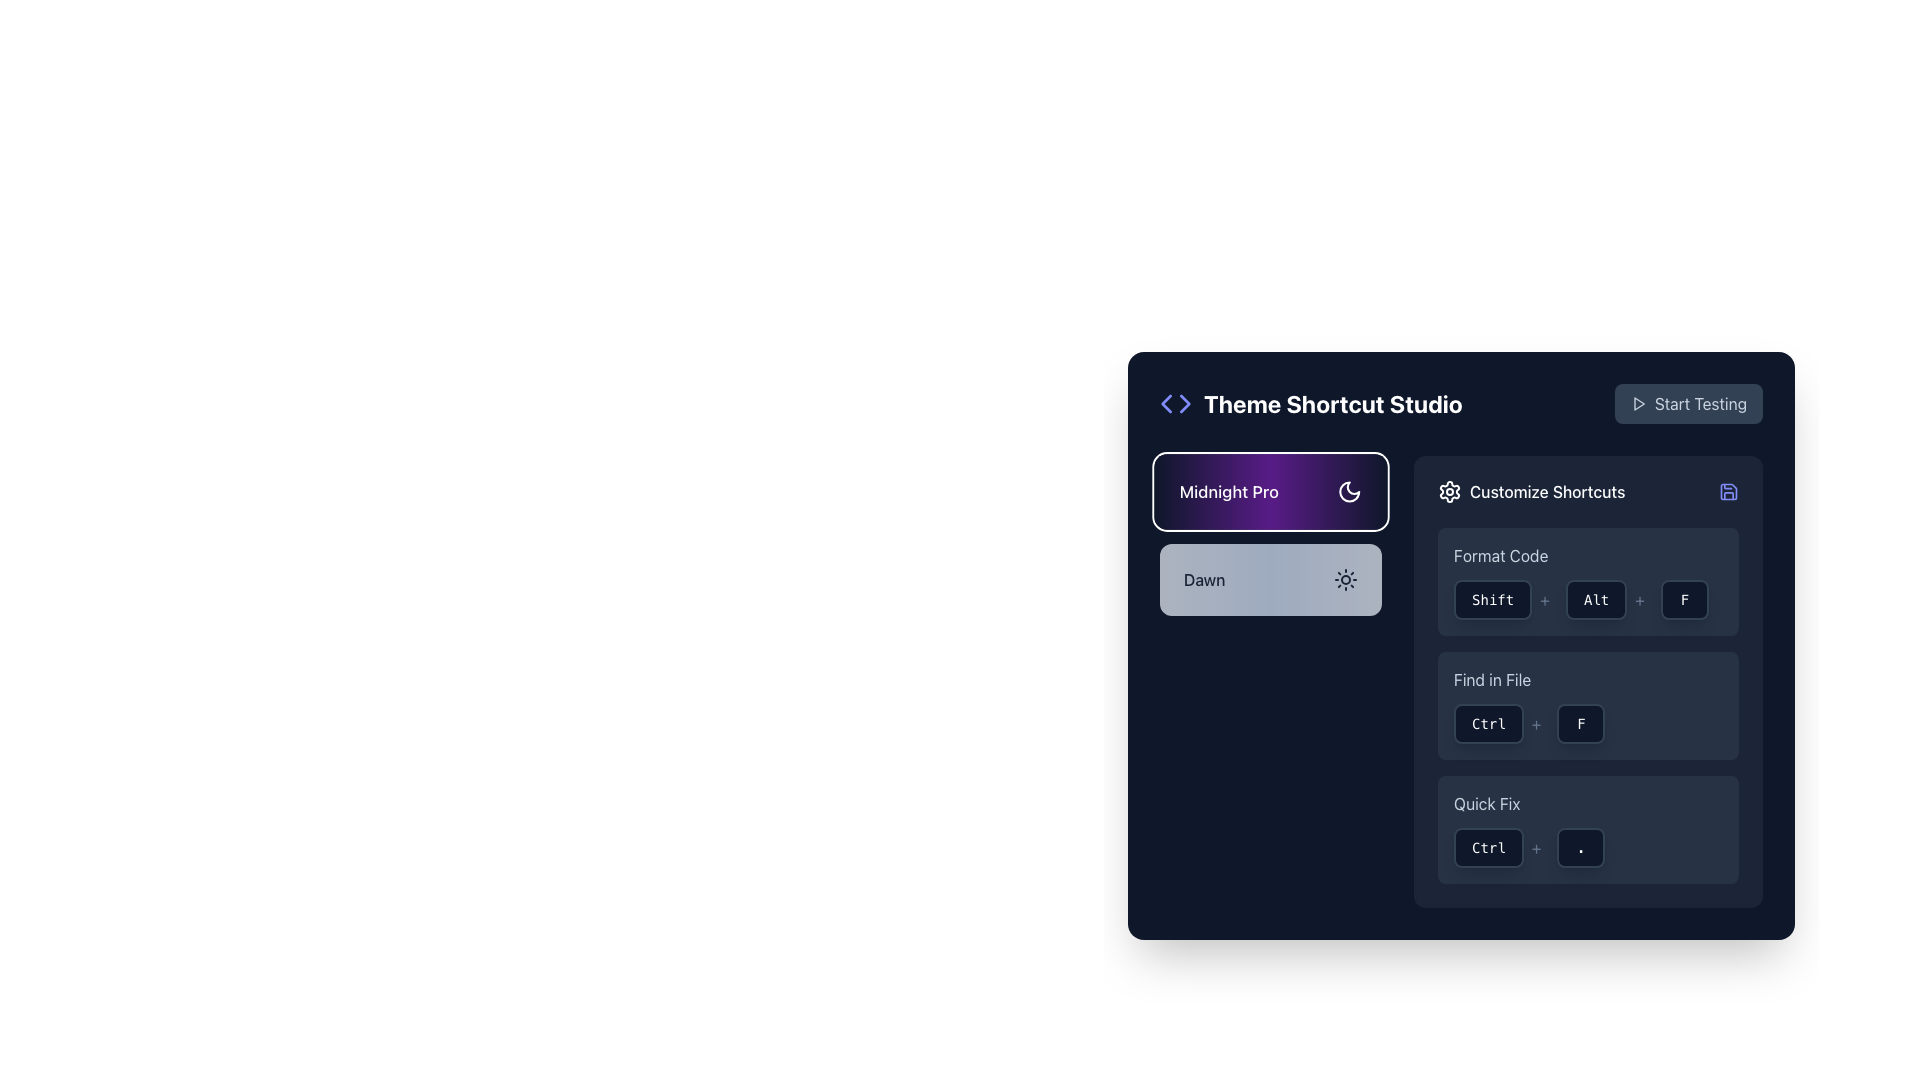 The image size is (1920, 1080). What do you see at coordinates (1506, 599) in the screenshot?
I see `the 'Shift' text-styled button in the 'Customize Shortcuts' section, which features a dark background and white monospace text, positioned to the left of the '+' separator` at bounding box center [1506, 599].